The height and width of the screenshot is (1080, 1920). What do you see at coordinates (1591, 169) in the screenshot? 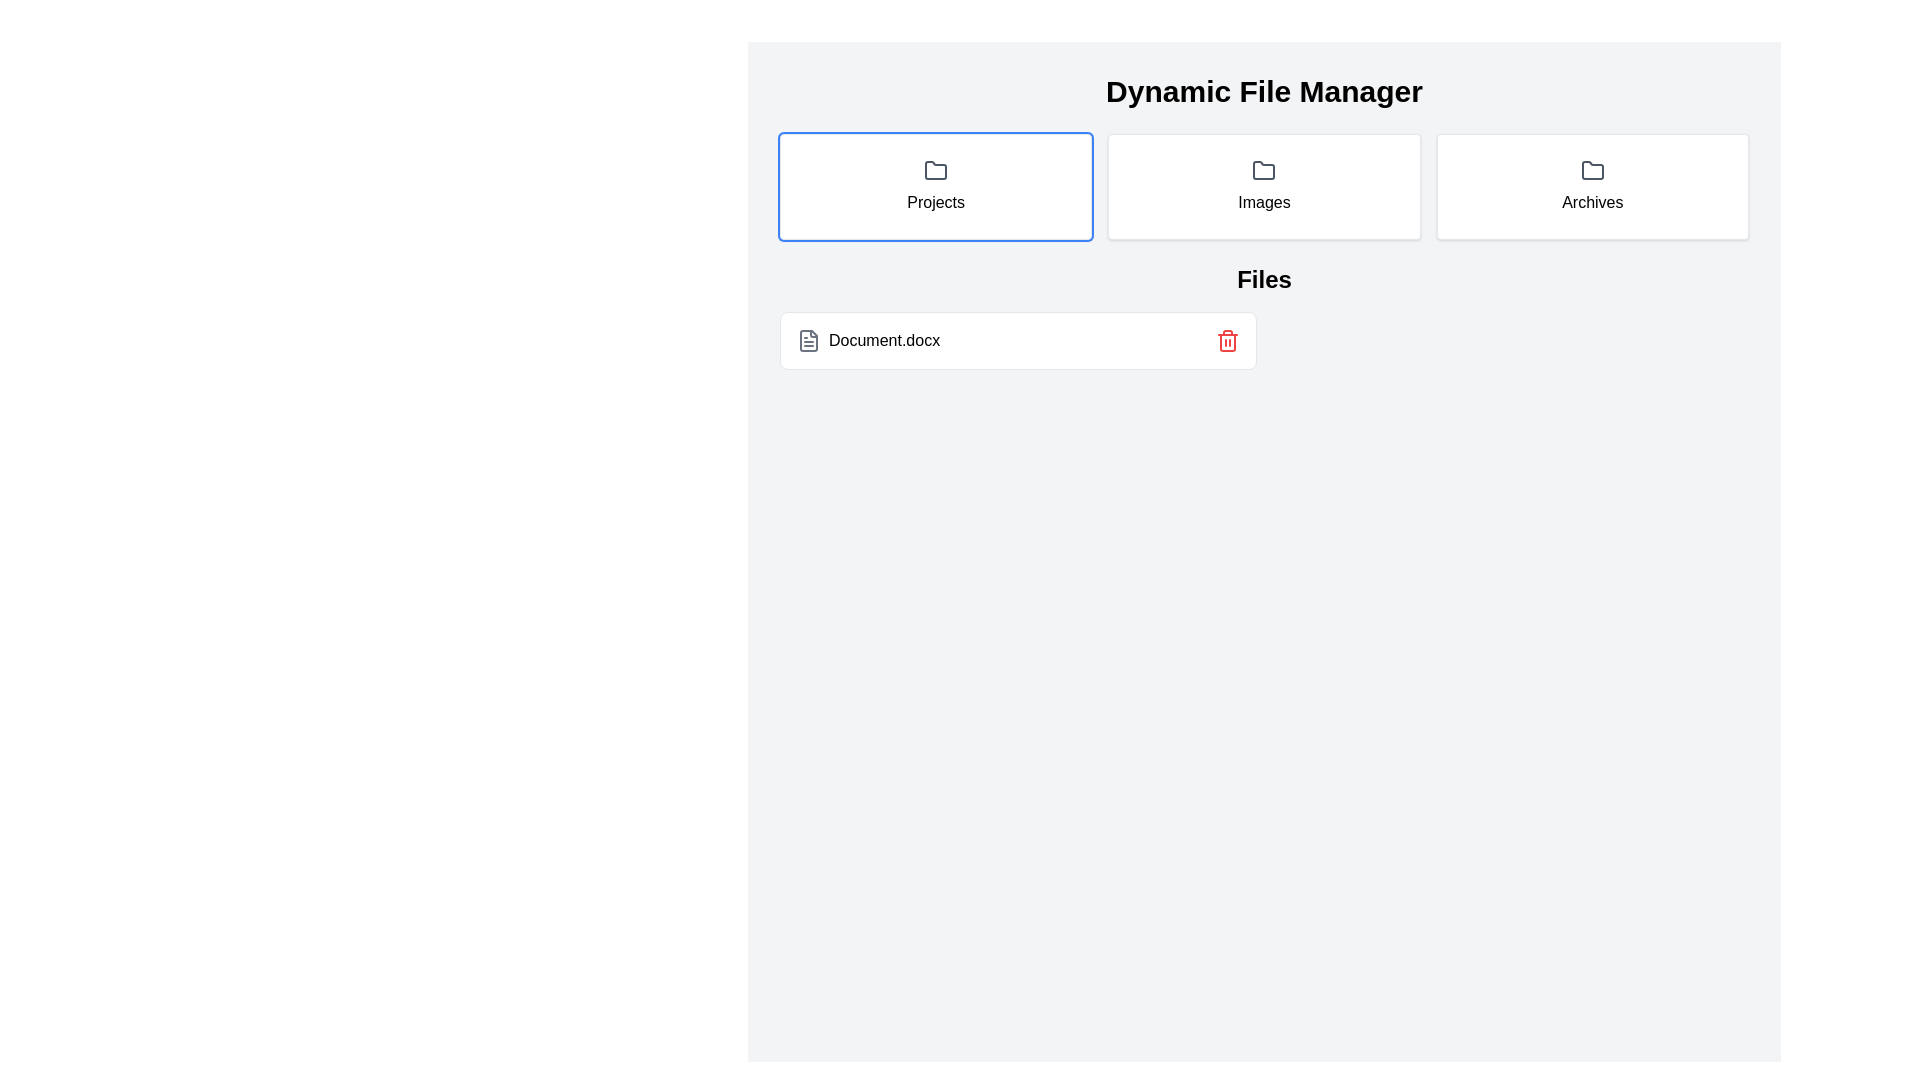
I see `the folder icon, which is grayish and located in the upper-right section of the interface within the 'Archives' panel, centered above the 'Archives' label` at bounding box center [1591, 169].